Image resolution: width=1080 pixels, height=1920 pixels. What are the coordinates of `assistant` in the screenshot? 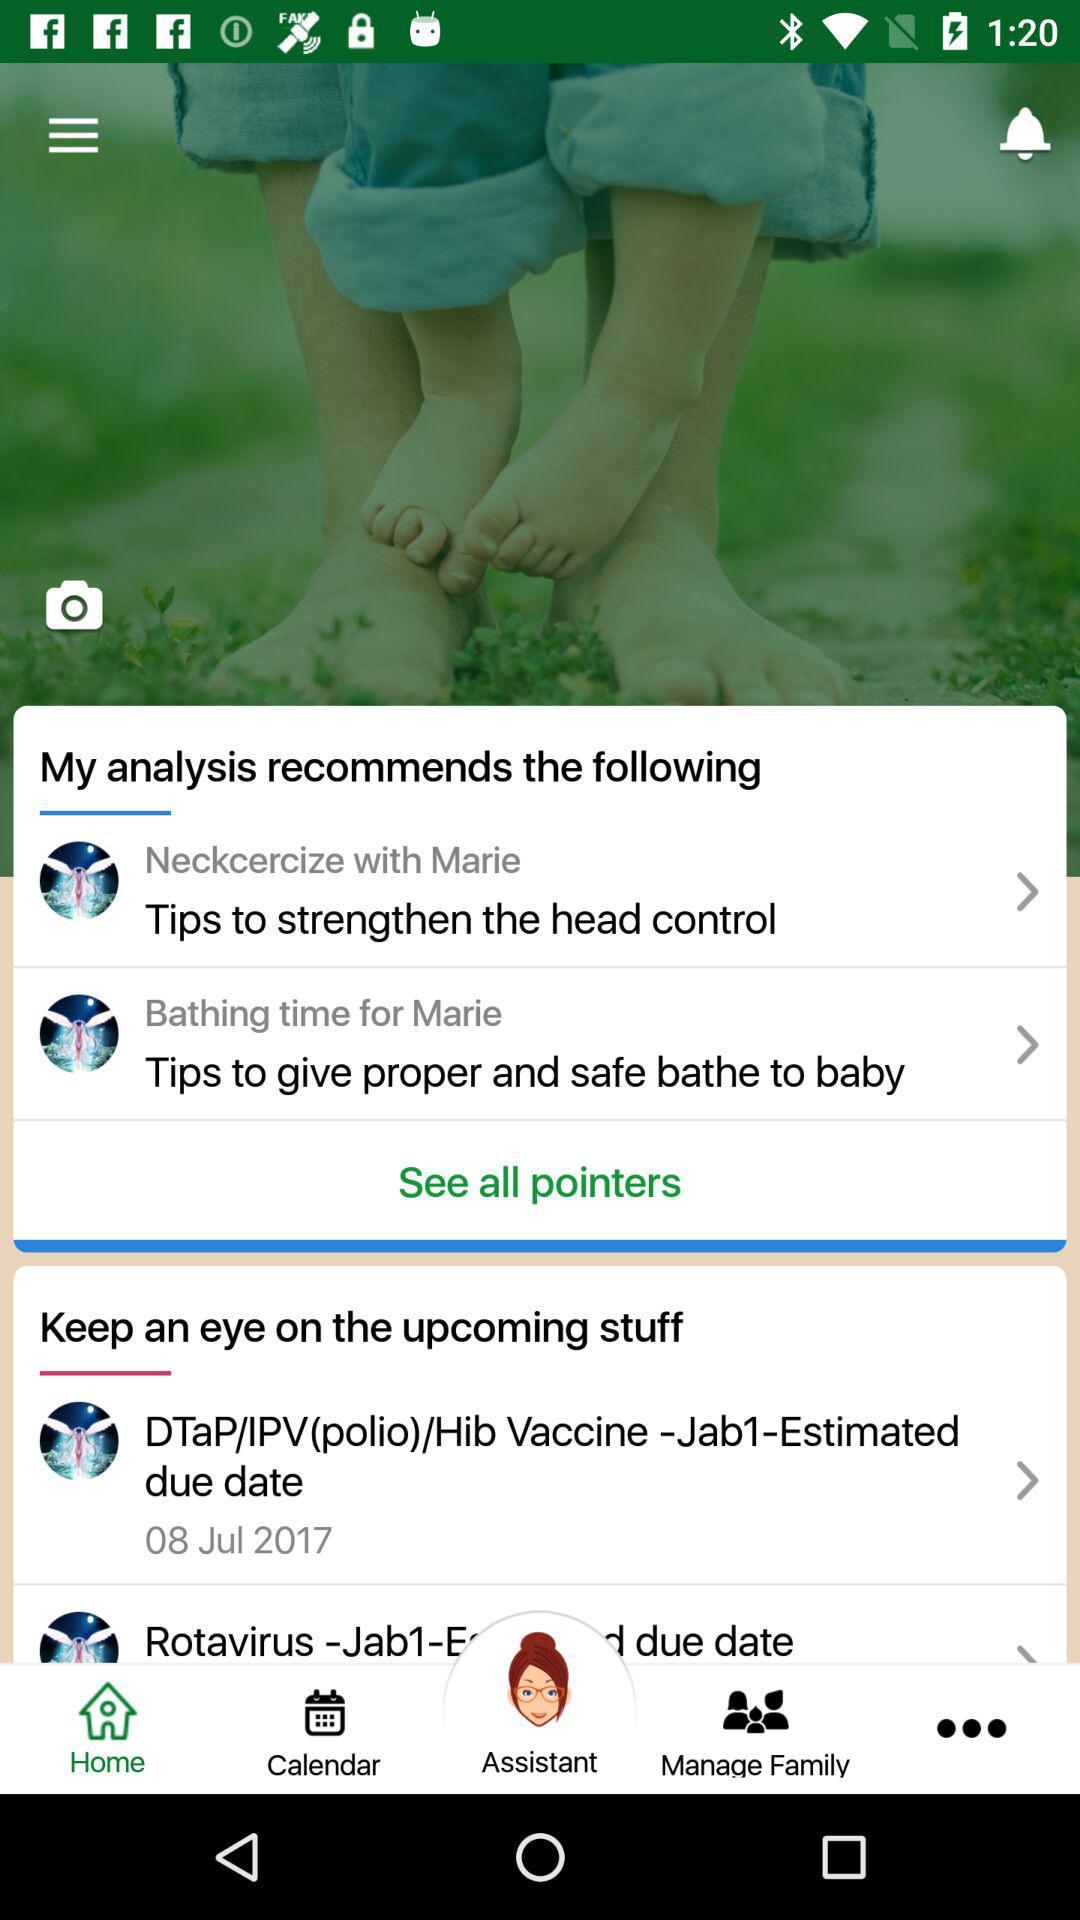 It's located at (540, 1727).